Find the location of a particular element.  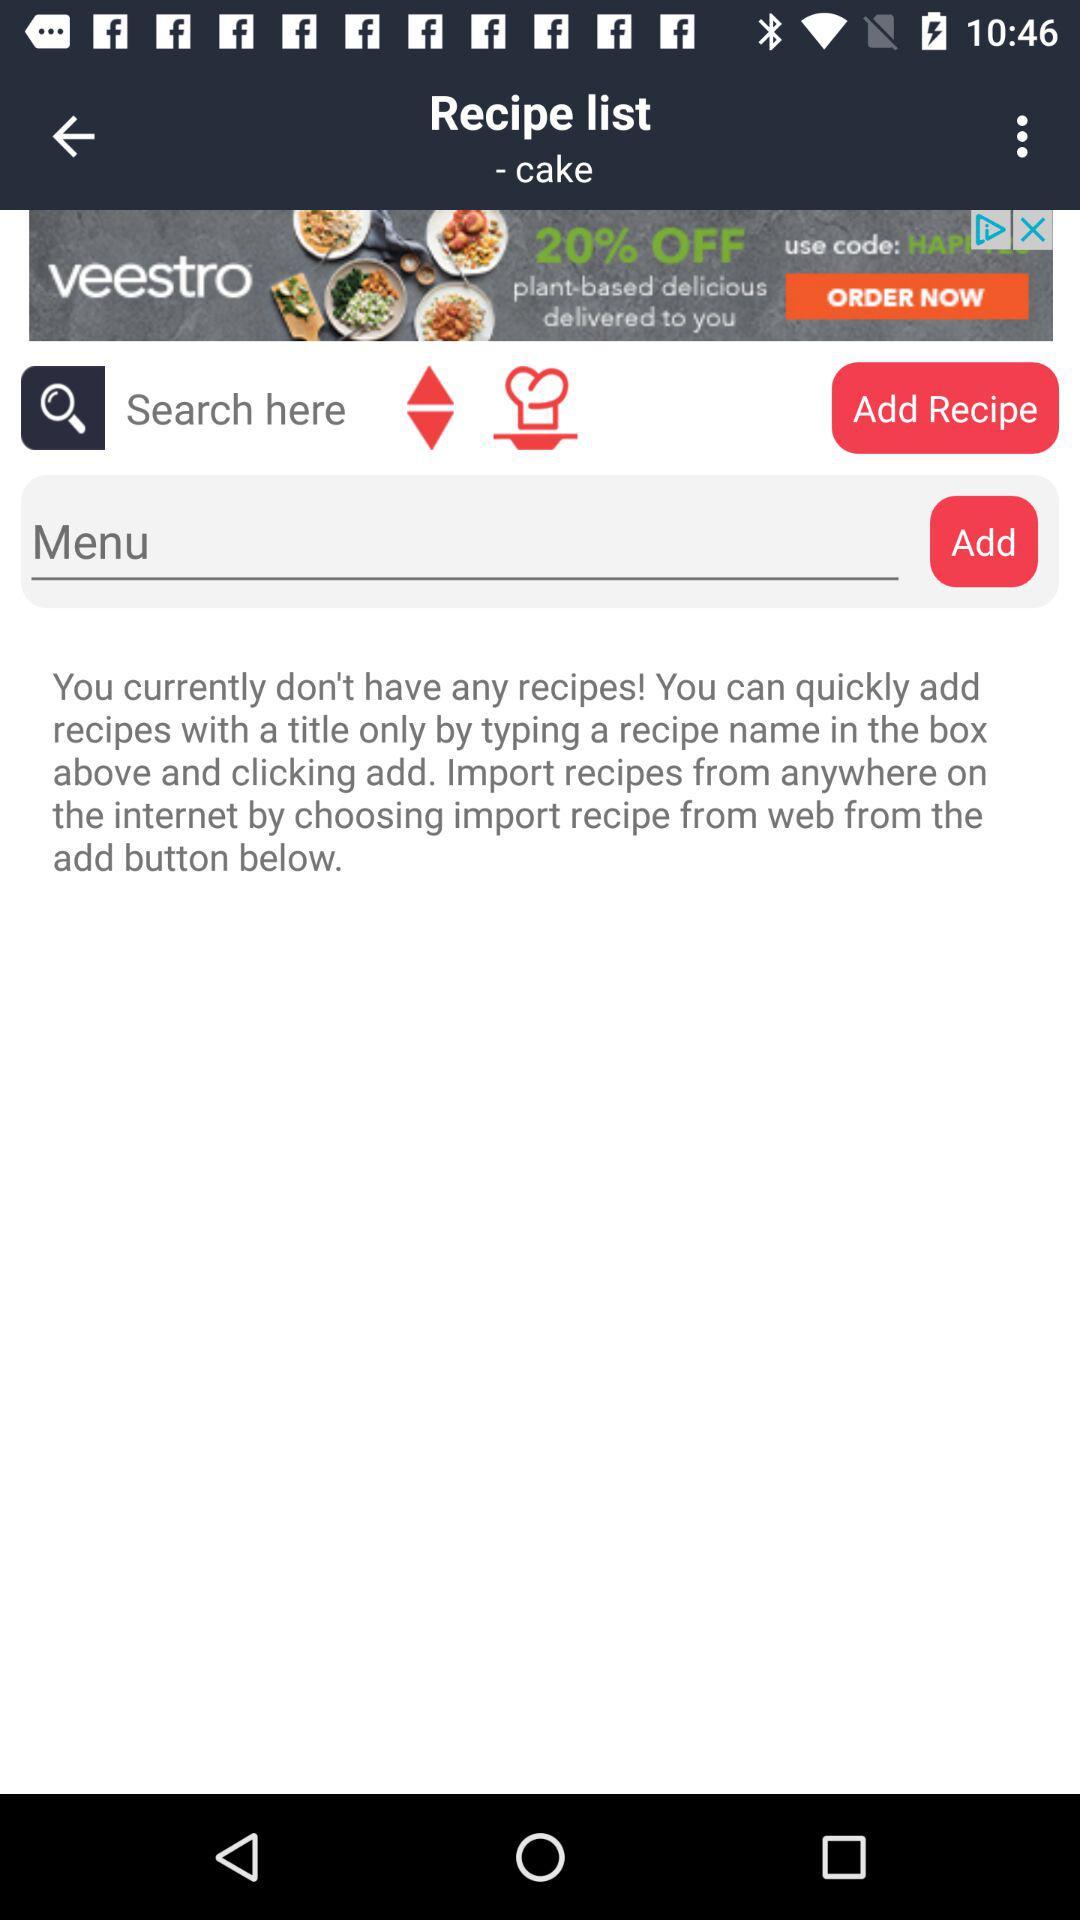

search box is located at coordinates (235, 407).